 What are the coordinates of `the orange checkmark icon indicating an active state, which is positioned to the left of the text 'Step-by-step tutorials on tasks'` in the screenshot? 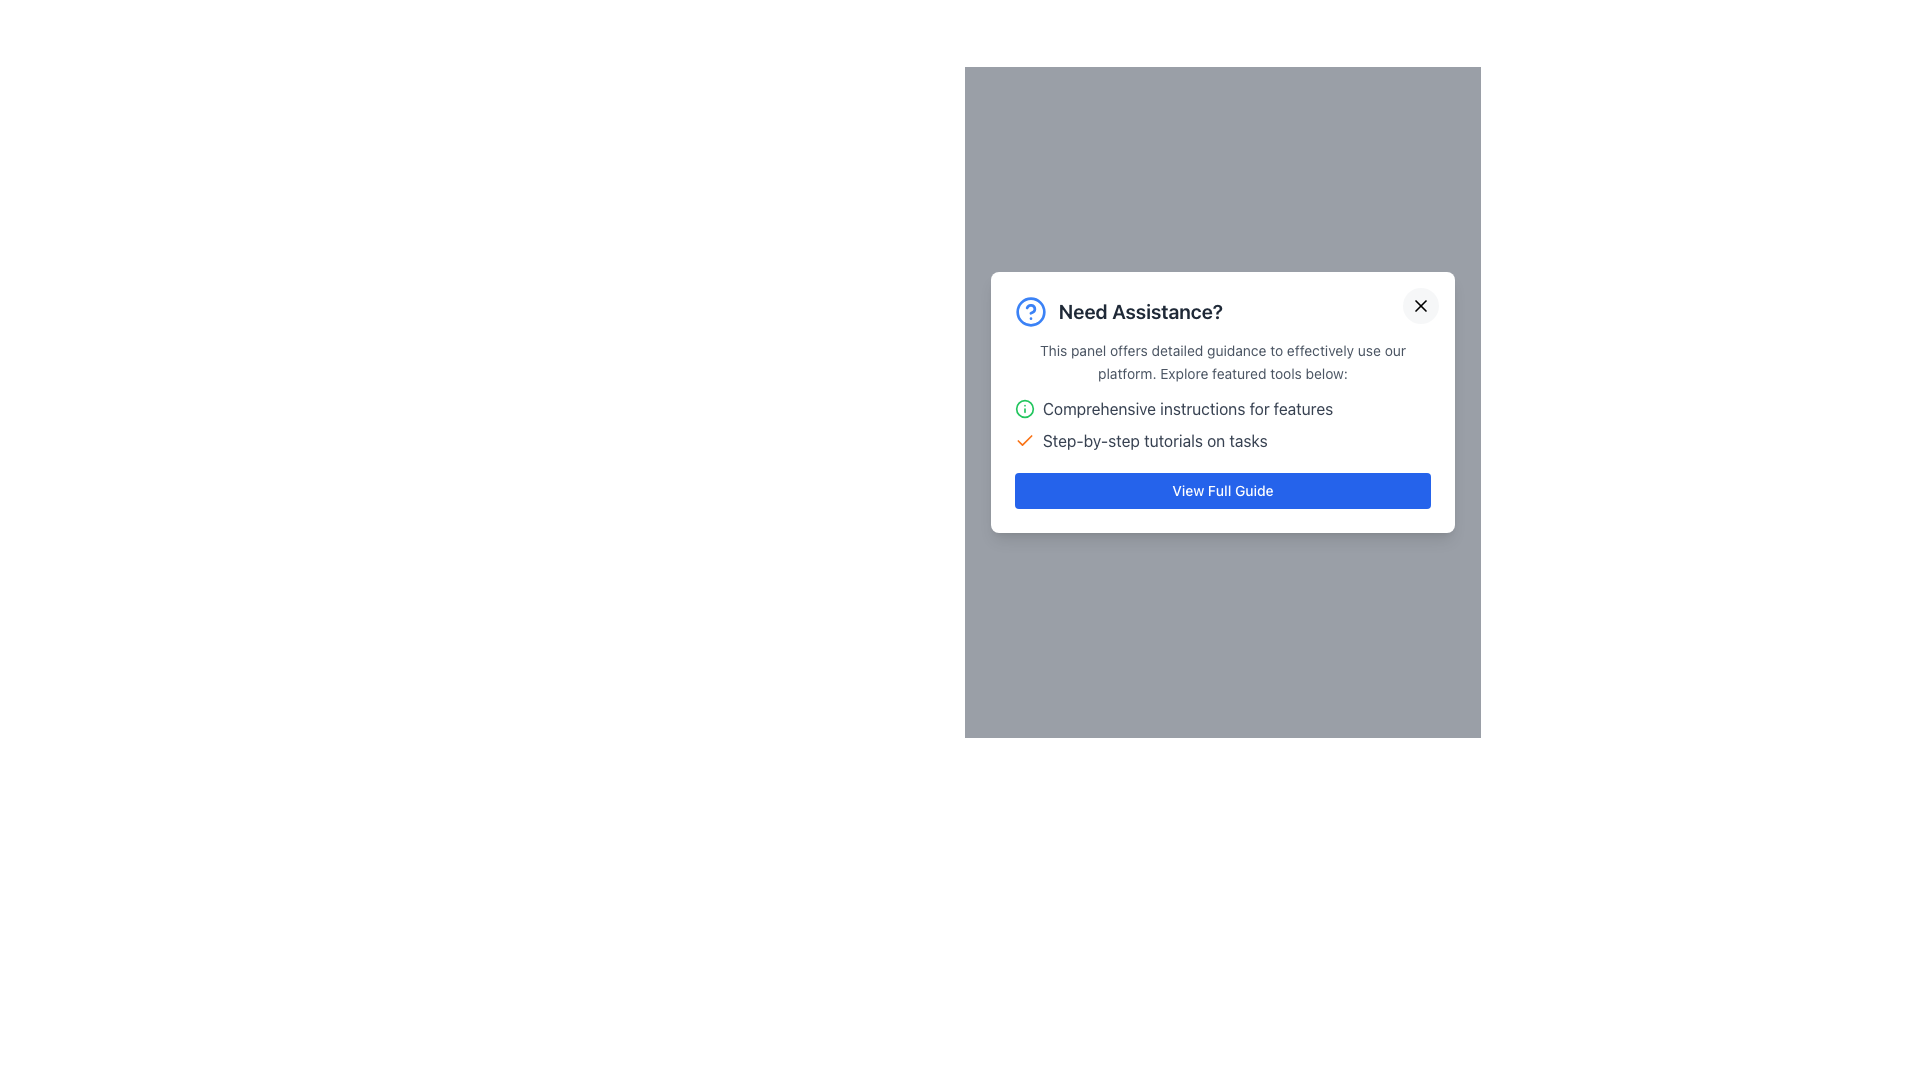 It's located at (1024, 440).